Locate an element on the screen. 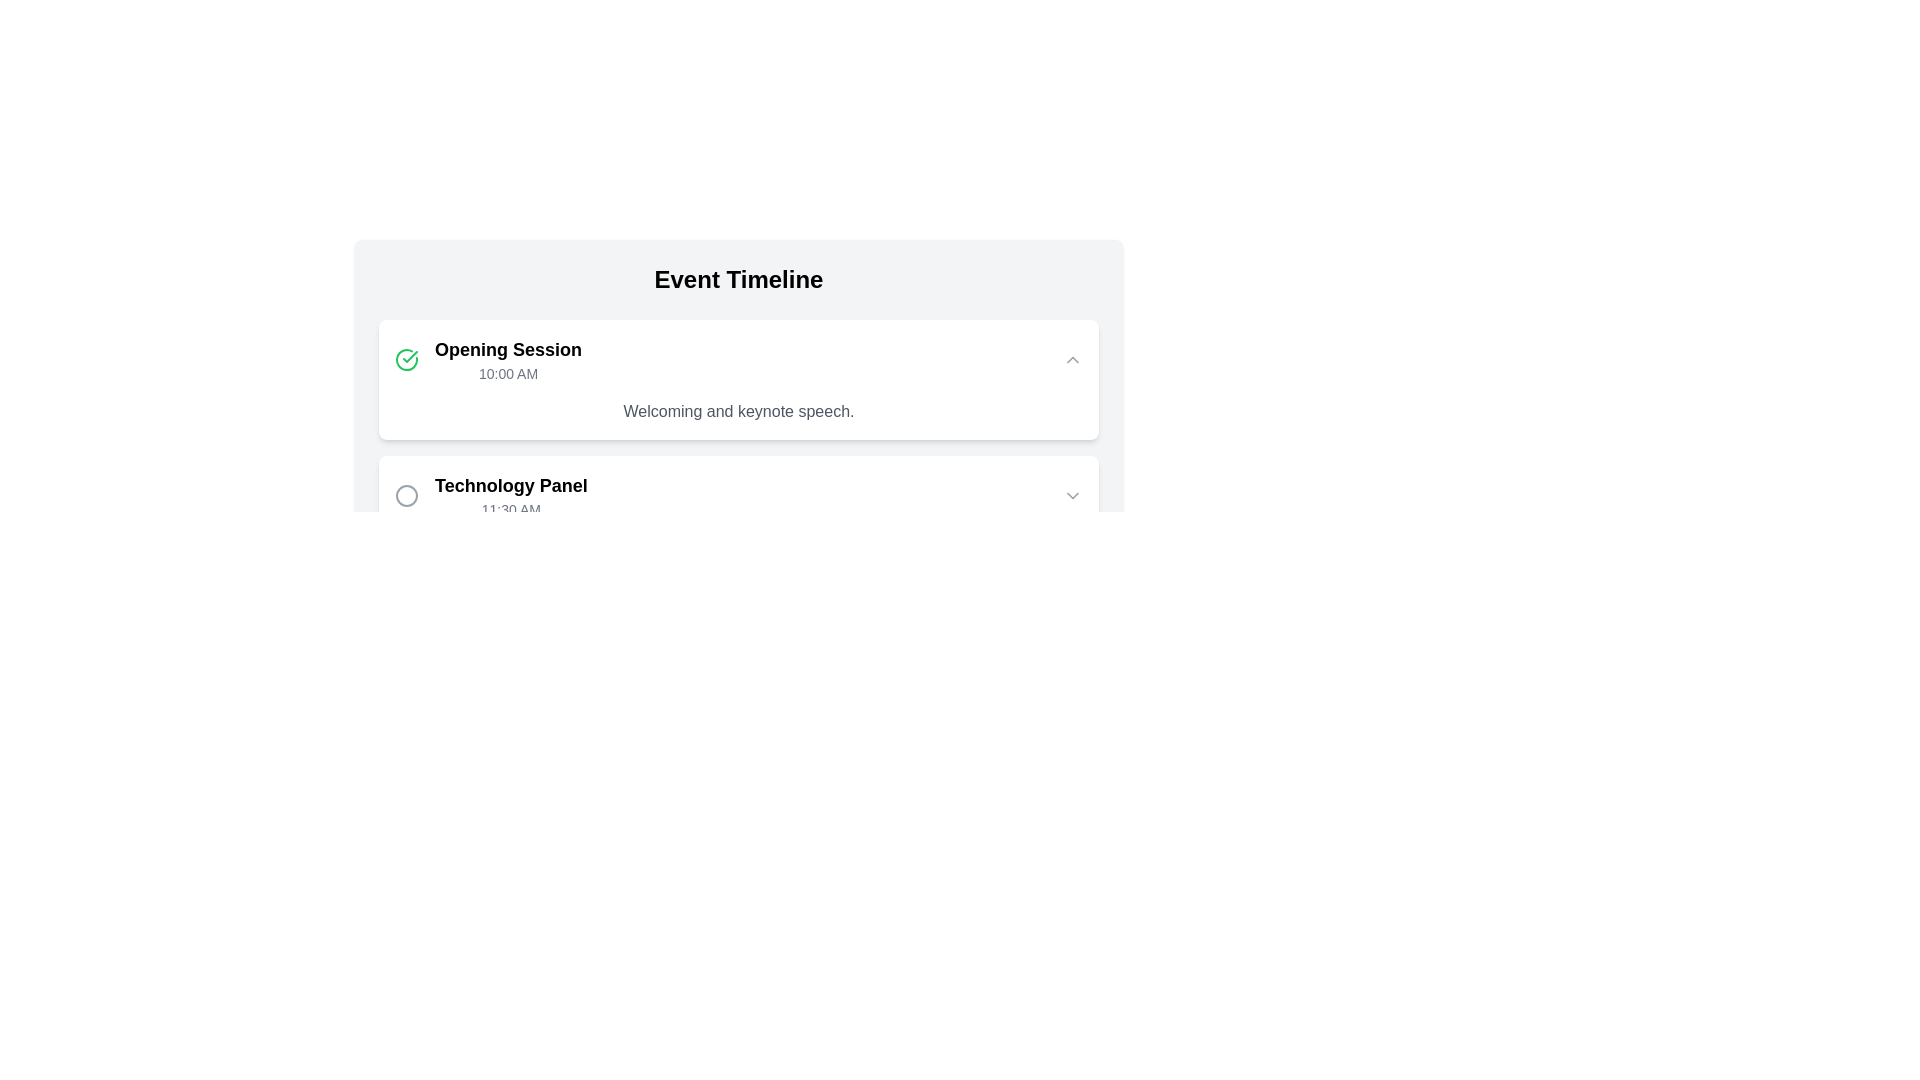 The height and width of the screenshot is (1080, 1920). the small green check mark icon located within the 'Opening Session' card in the event timeline interface is located at coordinates (409, 356).